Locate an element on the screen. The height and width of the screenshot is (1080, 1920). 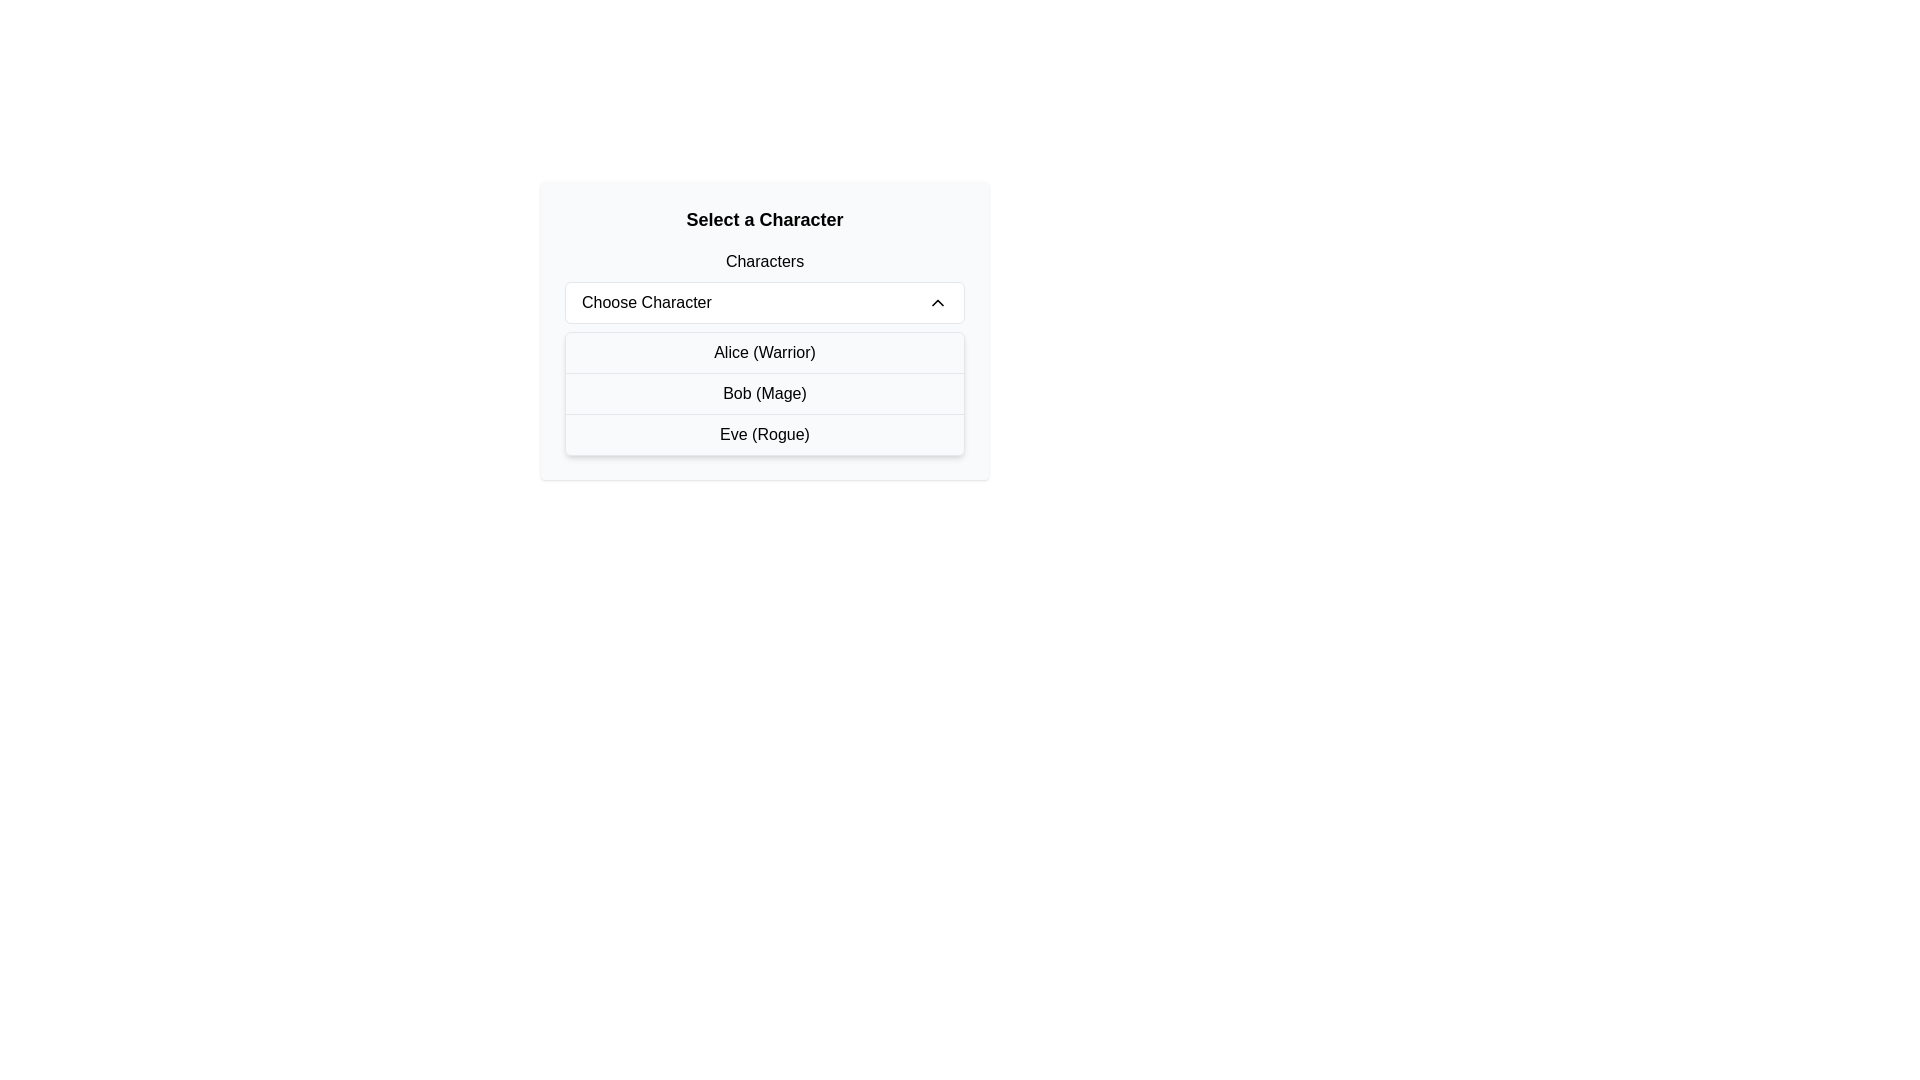
the text label 'Alice (Warrior)' in the dropdown menu is located at coordinates (763, 352).